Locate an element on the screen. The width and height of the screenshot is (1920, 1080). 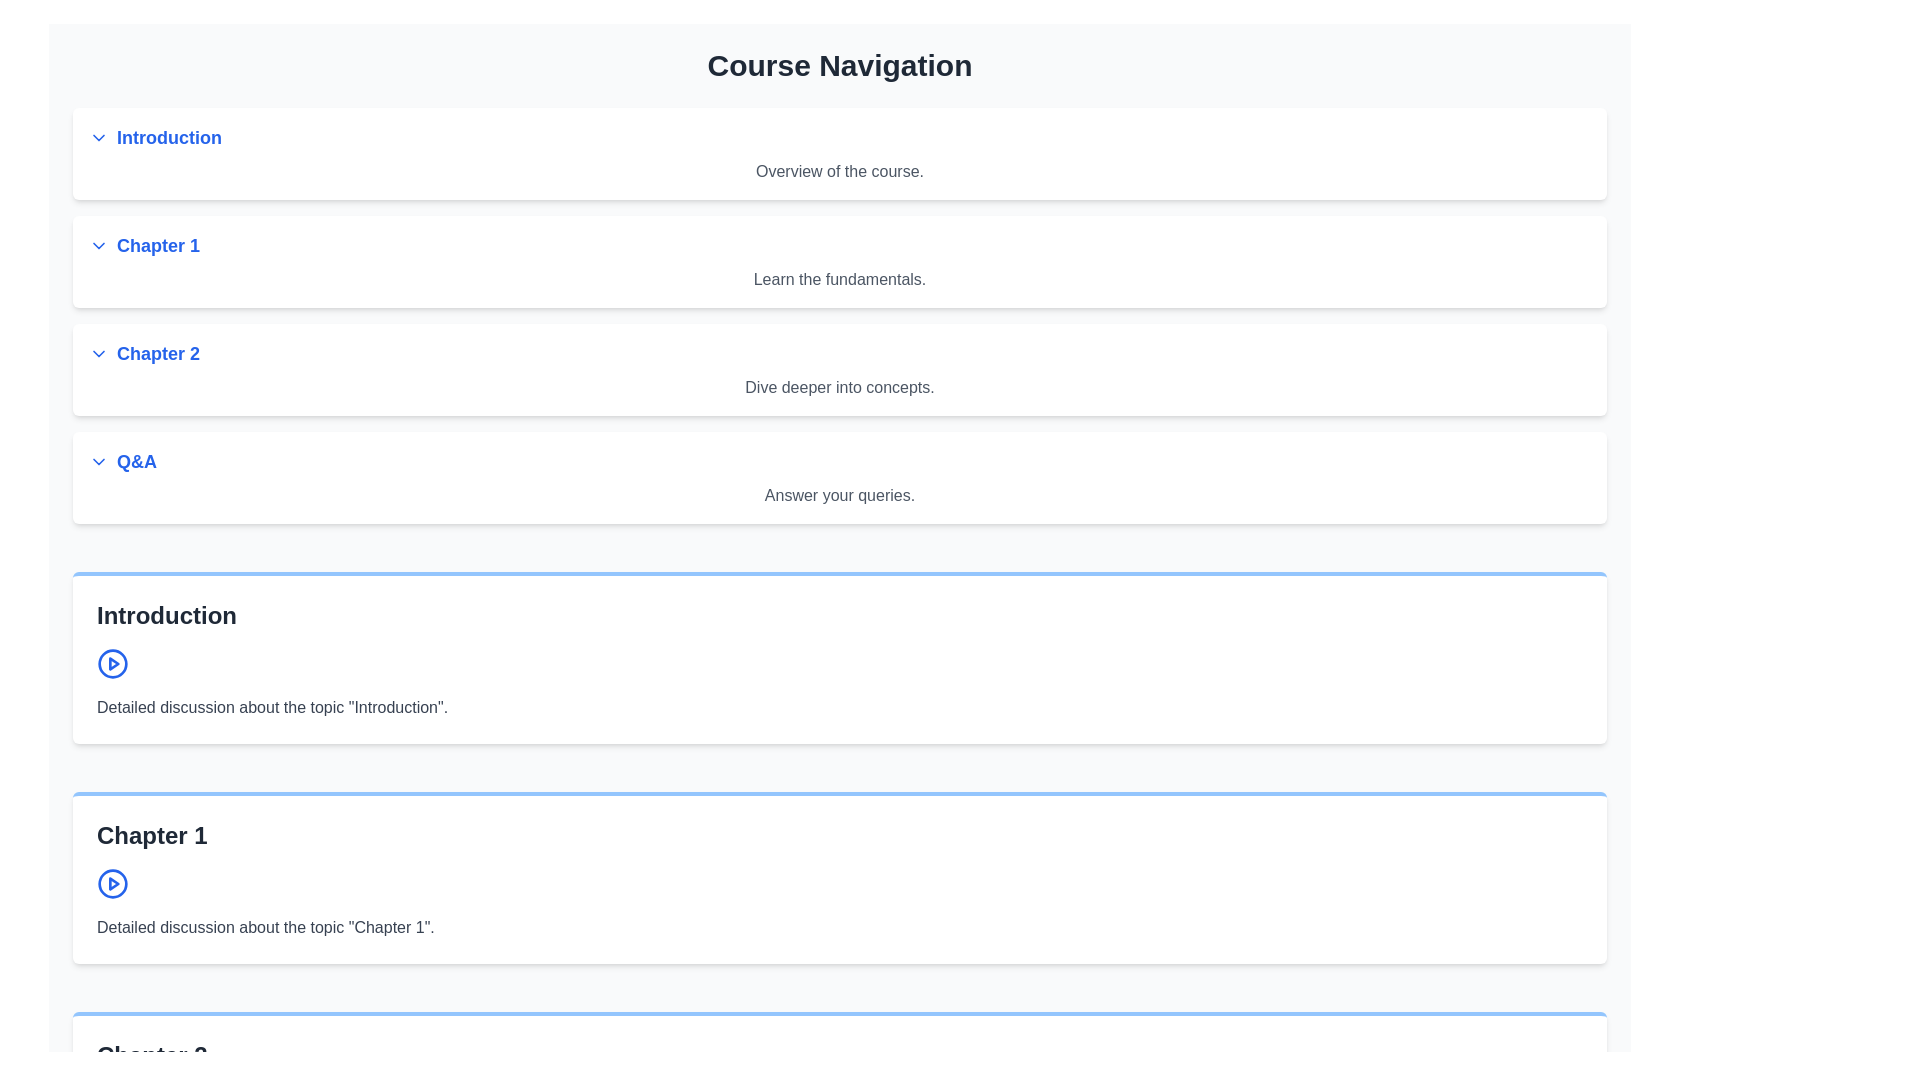
the Q&A icon is located at coordinates (98, 462).